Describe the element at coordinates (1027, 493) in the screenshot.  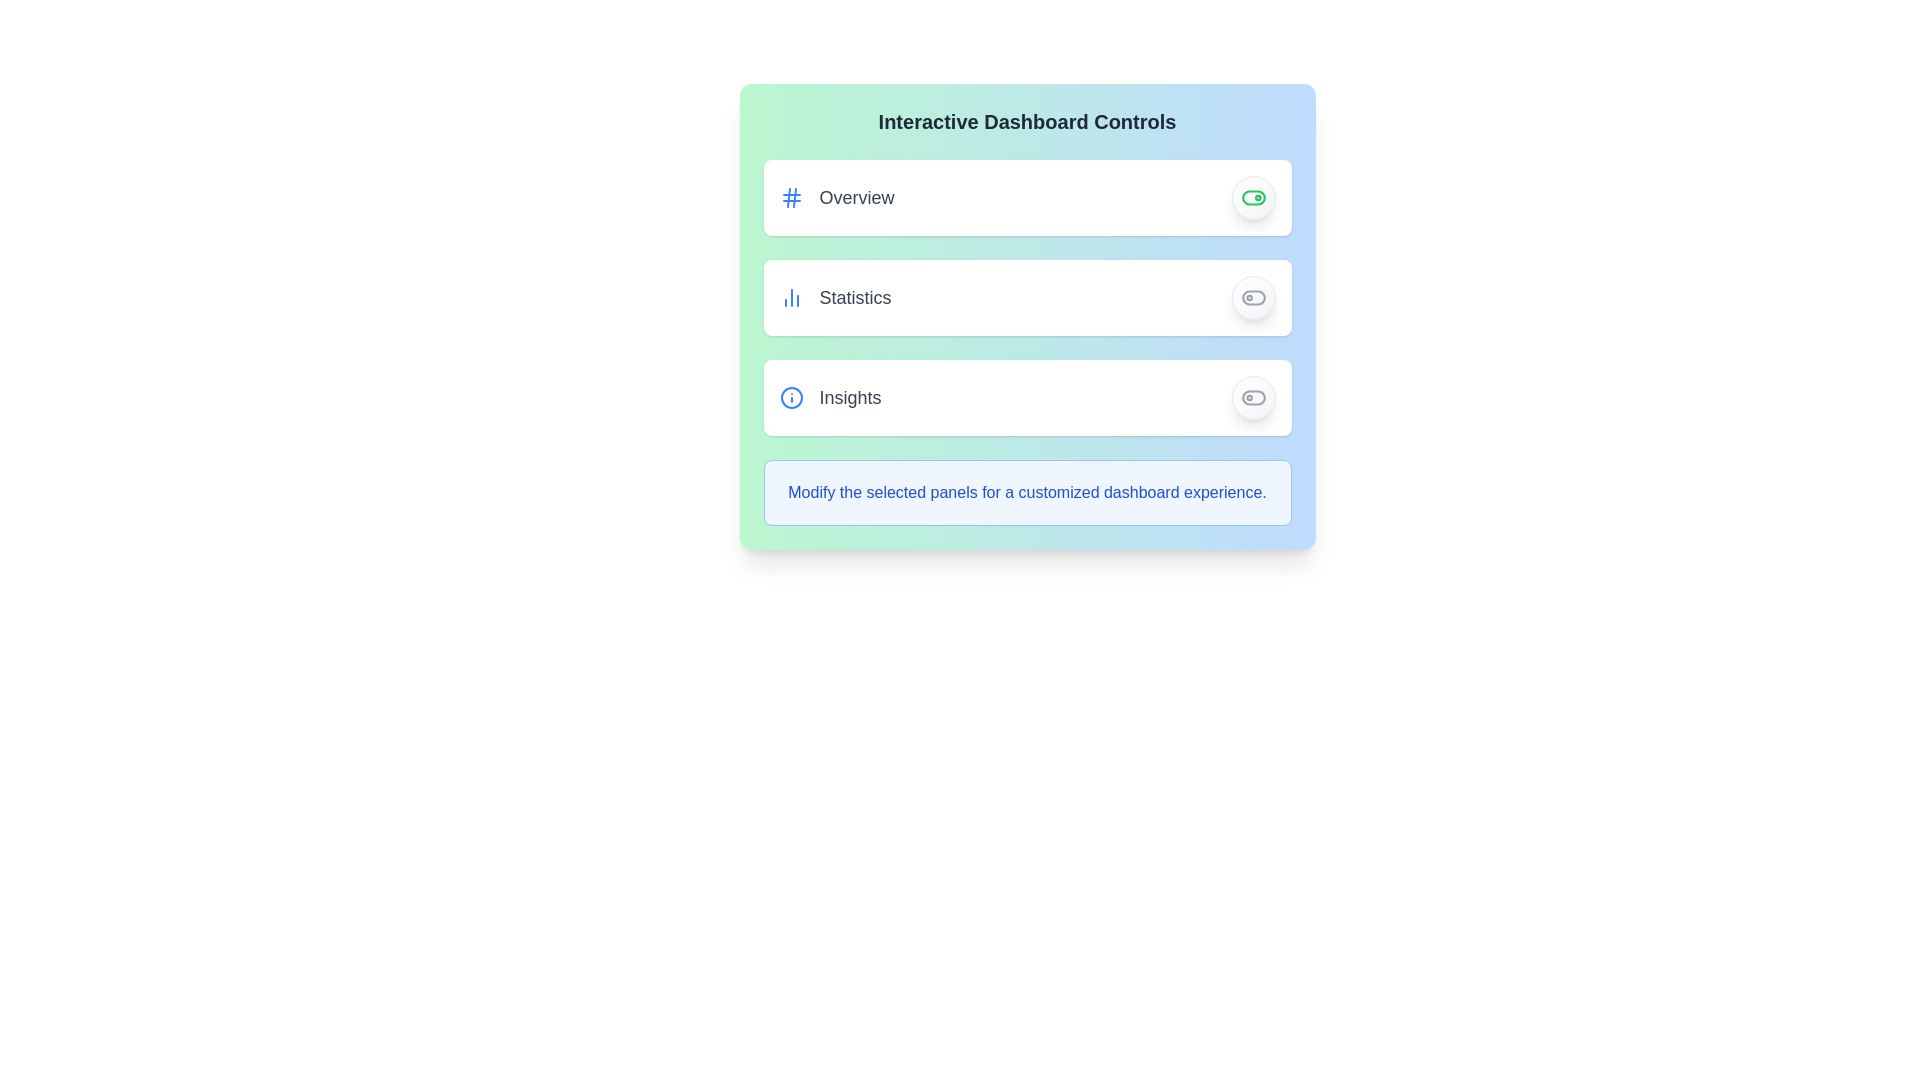
I see `the static informational text located at the bottom of the 'Interactive Dashboard Controls' panel, which informs users about modifying selected panels for a customized dashboard setup` at that location.